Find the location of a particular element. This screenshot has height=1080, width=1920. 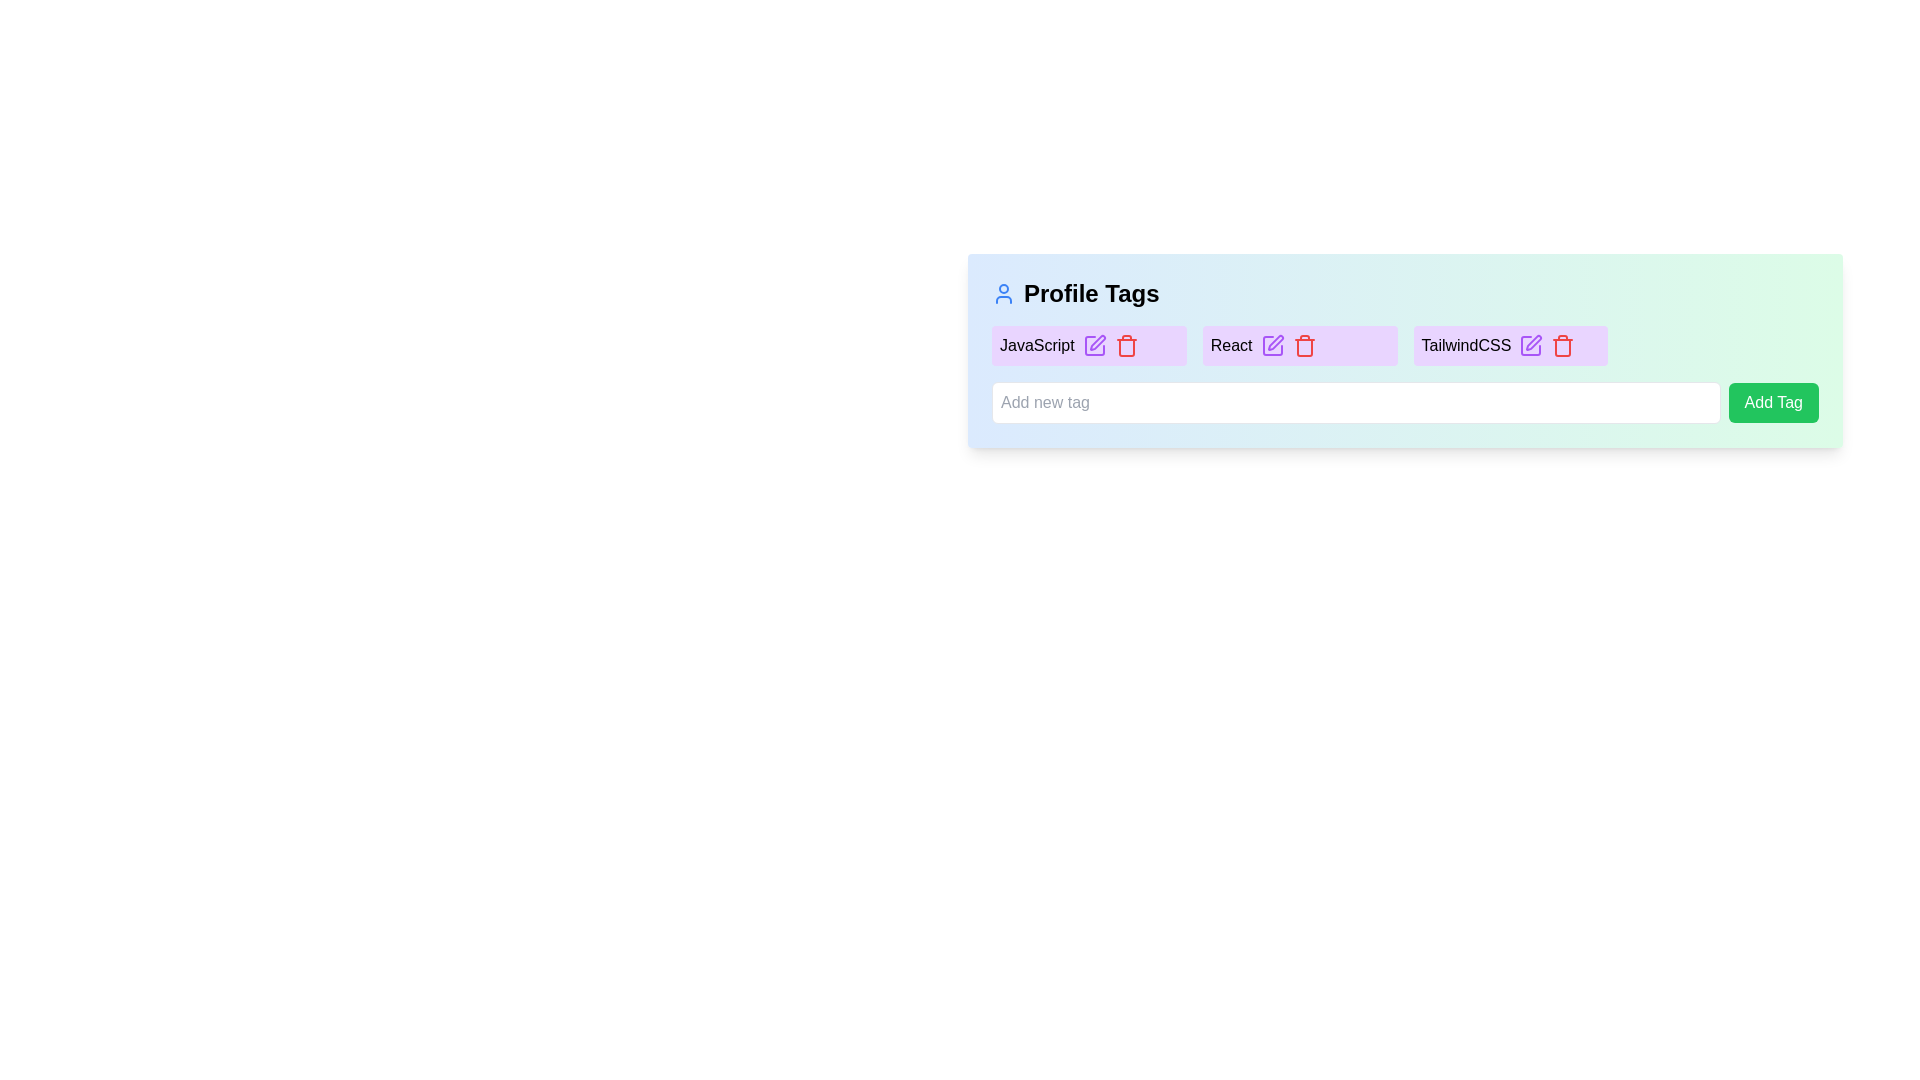

the icon button with a purple outline of a square and a pen icon, located next to the 'TailwindCSS' label in the horizontal list of icons is located at coordinates (1530, 345).